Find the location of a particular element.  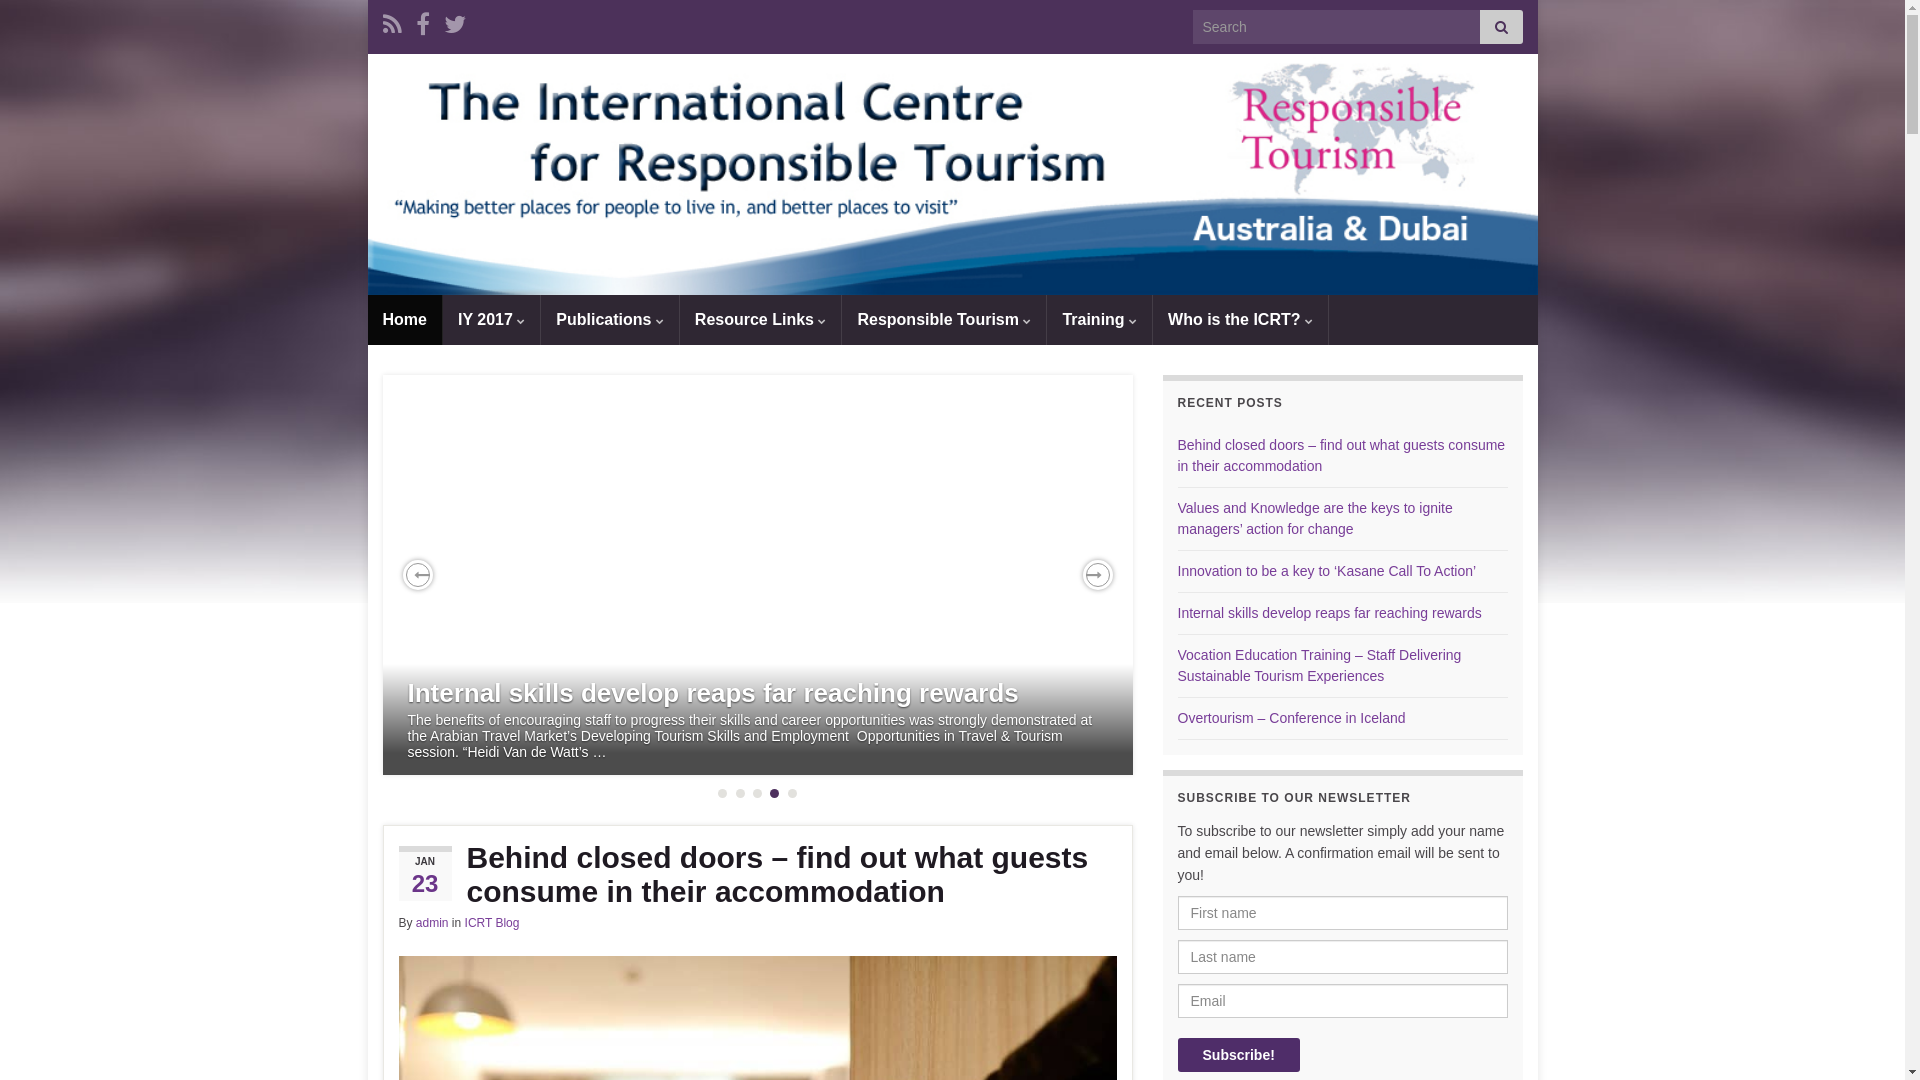

'admin' is located at coordinates (431, 922).